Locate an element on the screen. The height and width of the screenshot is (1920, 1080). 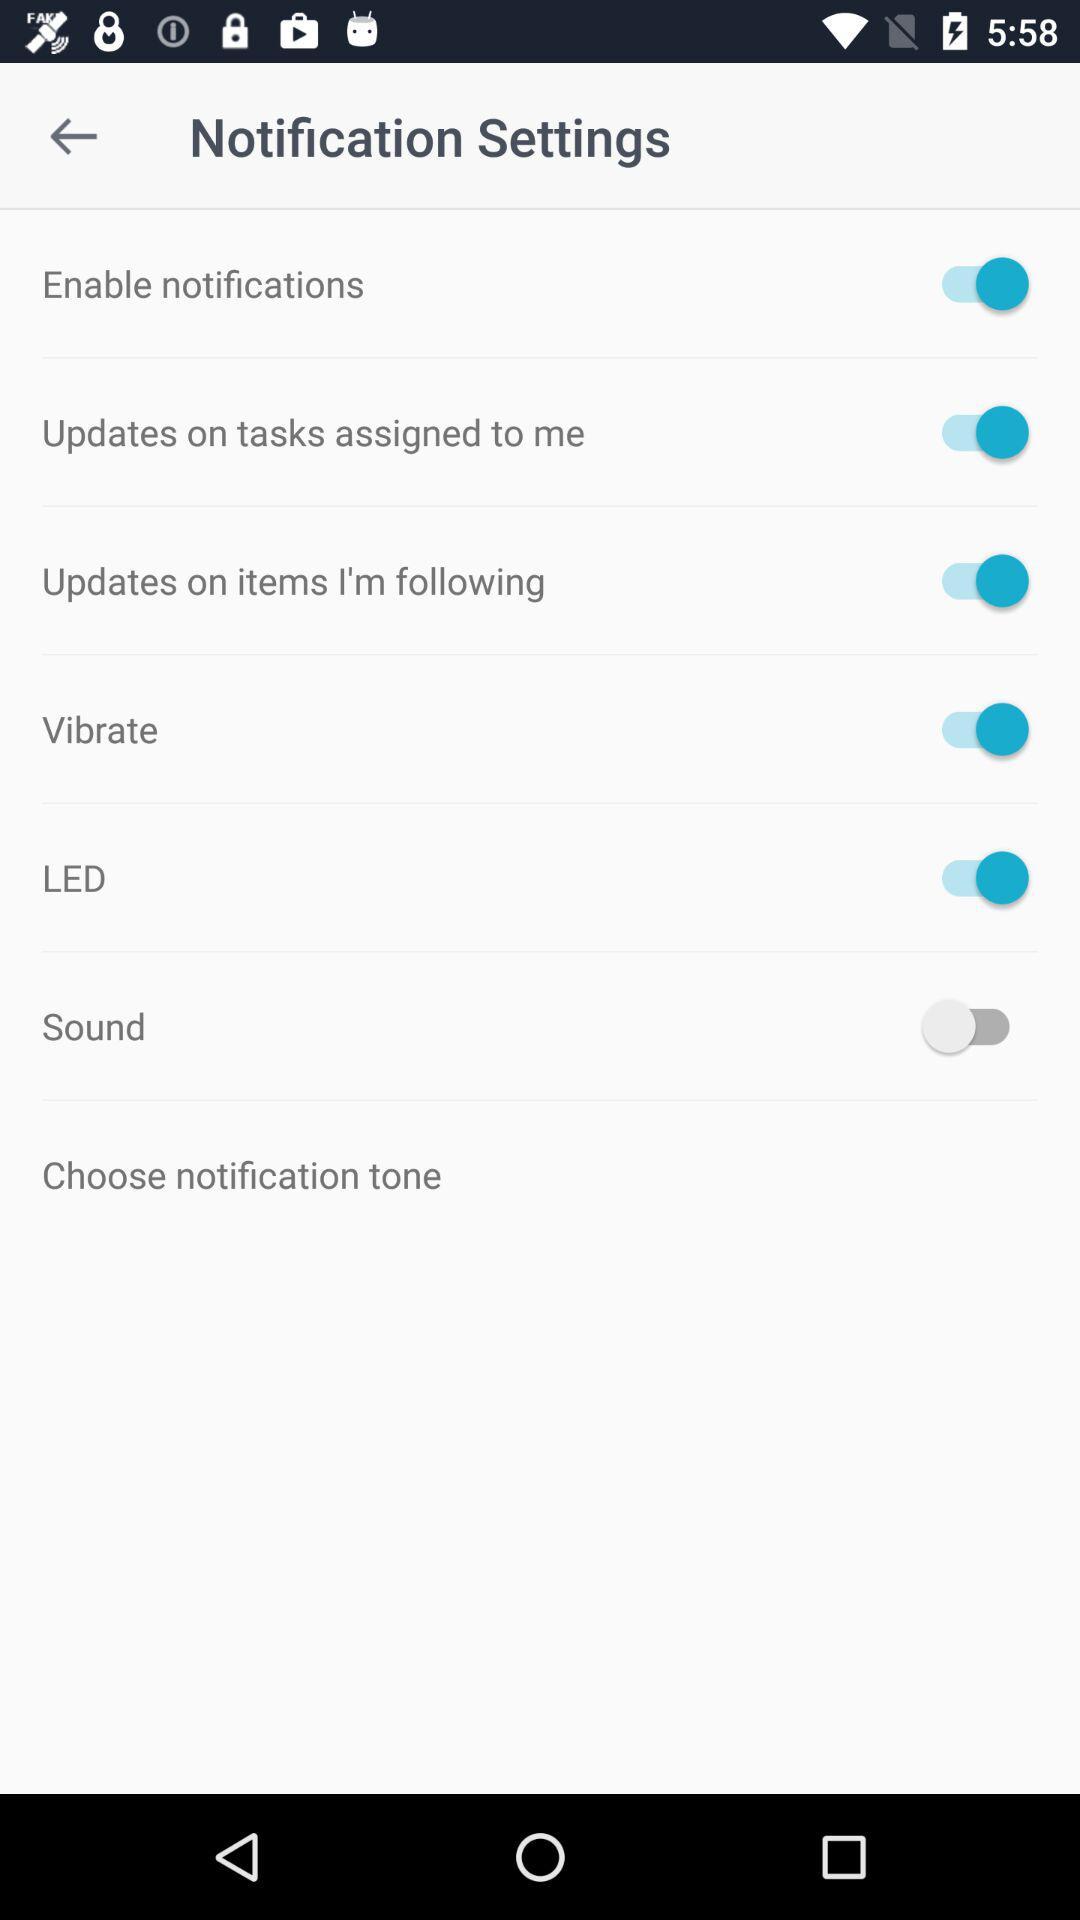
the button is used to notification is on is located at coordinates (974, 282).